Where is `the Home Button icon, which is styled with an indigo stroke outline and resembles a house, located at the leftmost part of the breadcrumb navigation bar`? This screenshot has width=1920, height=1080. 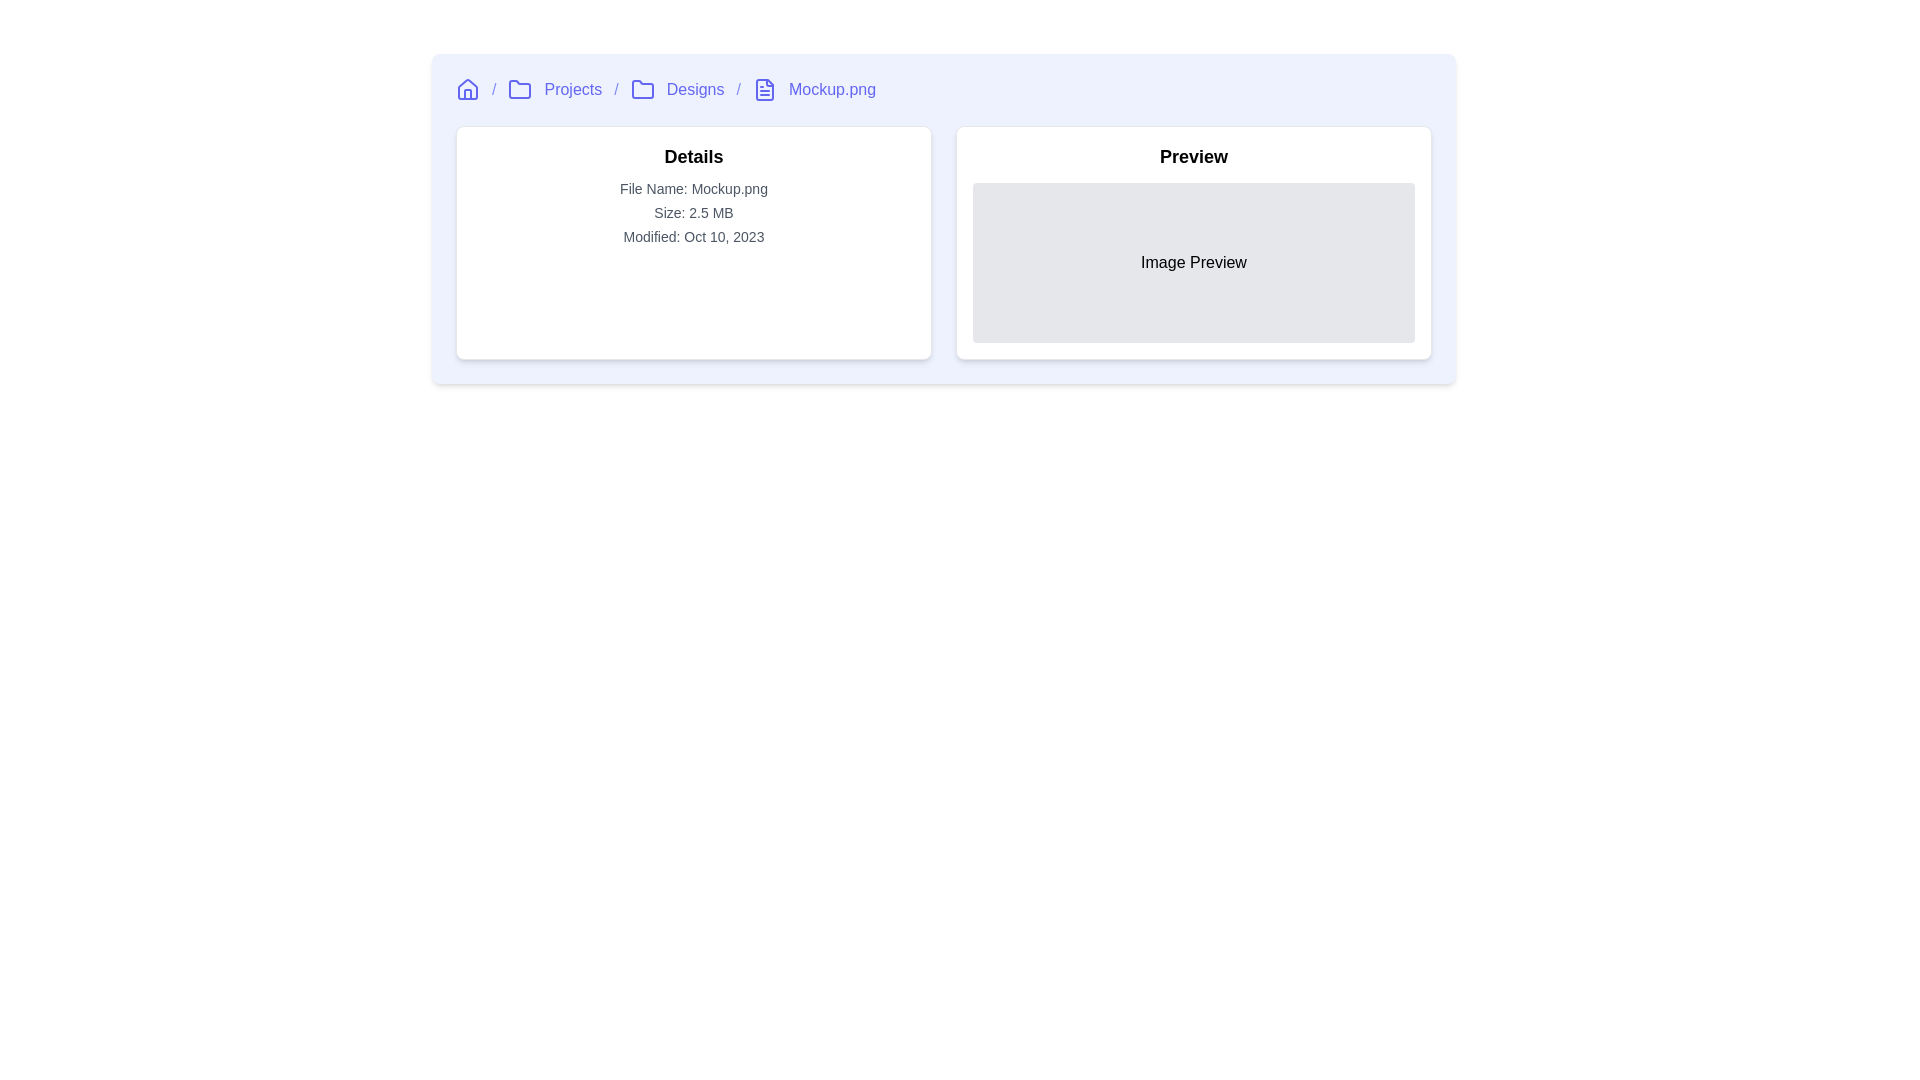 the Home Button icon, which is styled with an indigo stroke outline and resembles a house, located at the leftmost part of the breadcrumb navigation bar is located at coordinates (466, 88).